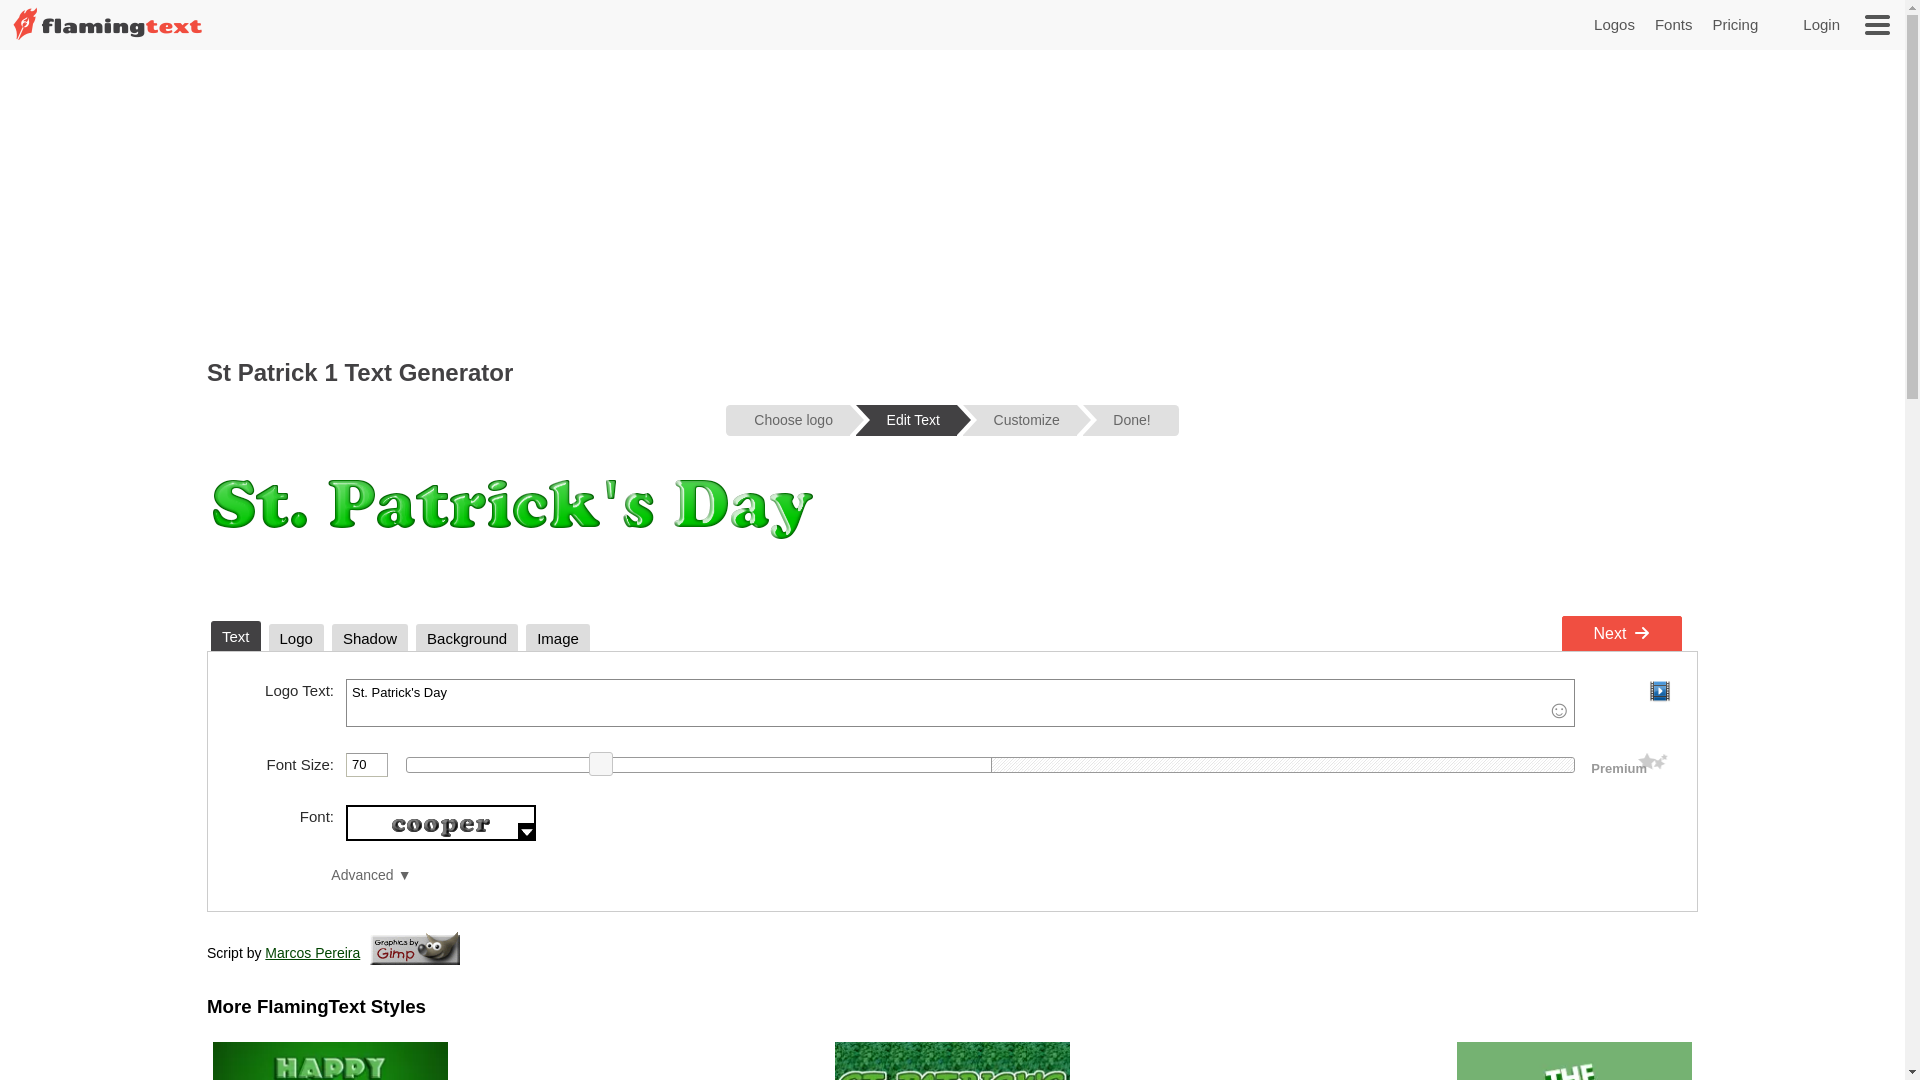 The height and width of the screenshot is (1080, 1920). What do you see at coordinates (1659, 689) in the screenshot?
I see `'Click to create an animation with this logo.'` at bounding box center [1659, 689].